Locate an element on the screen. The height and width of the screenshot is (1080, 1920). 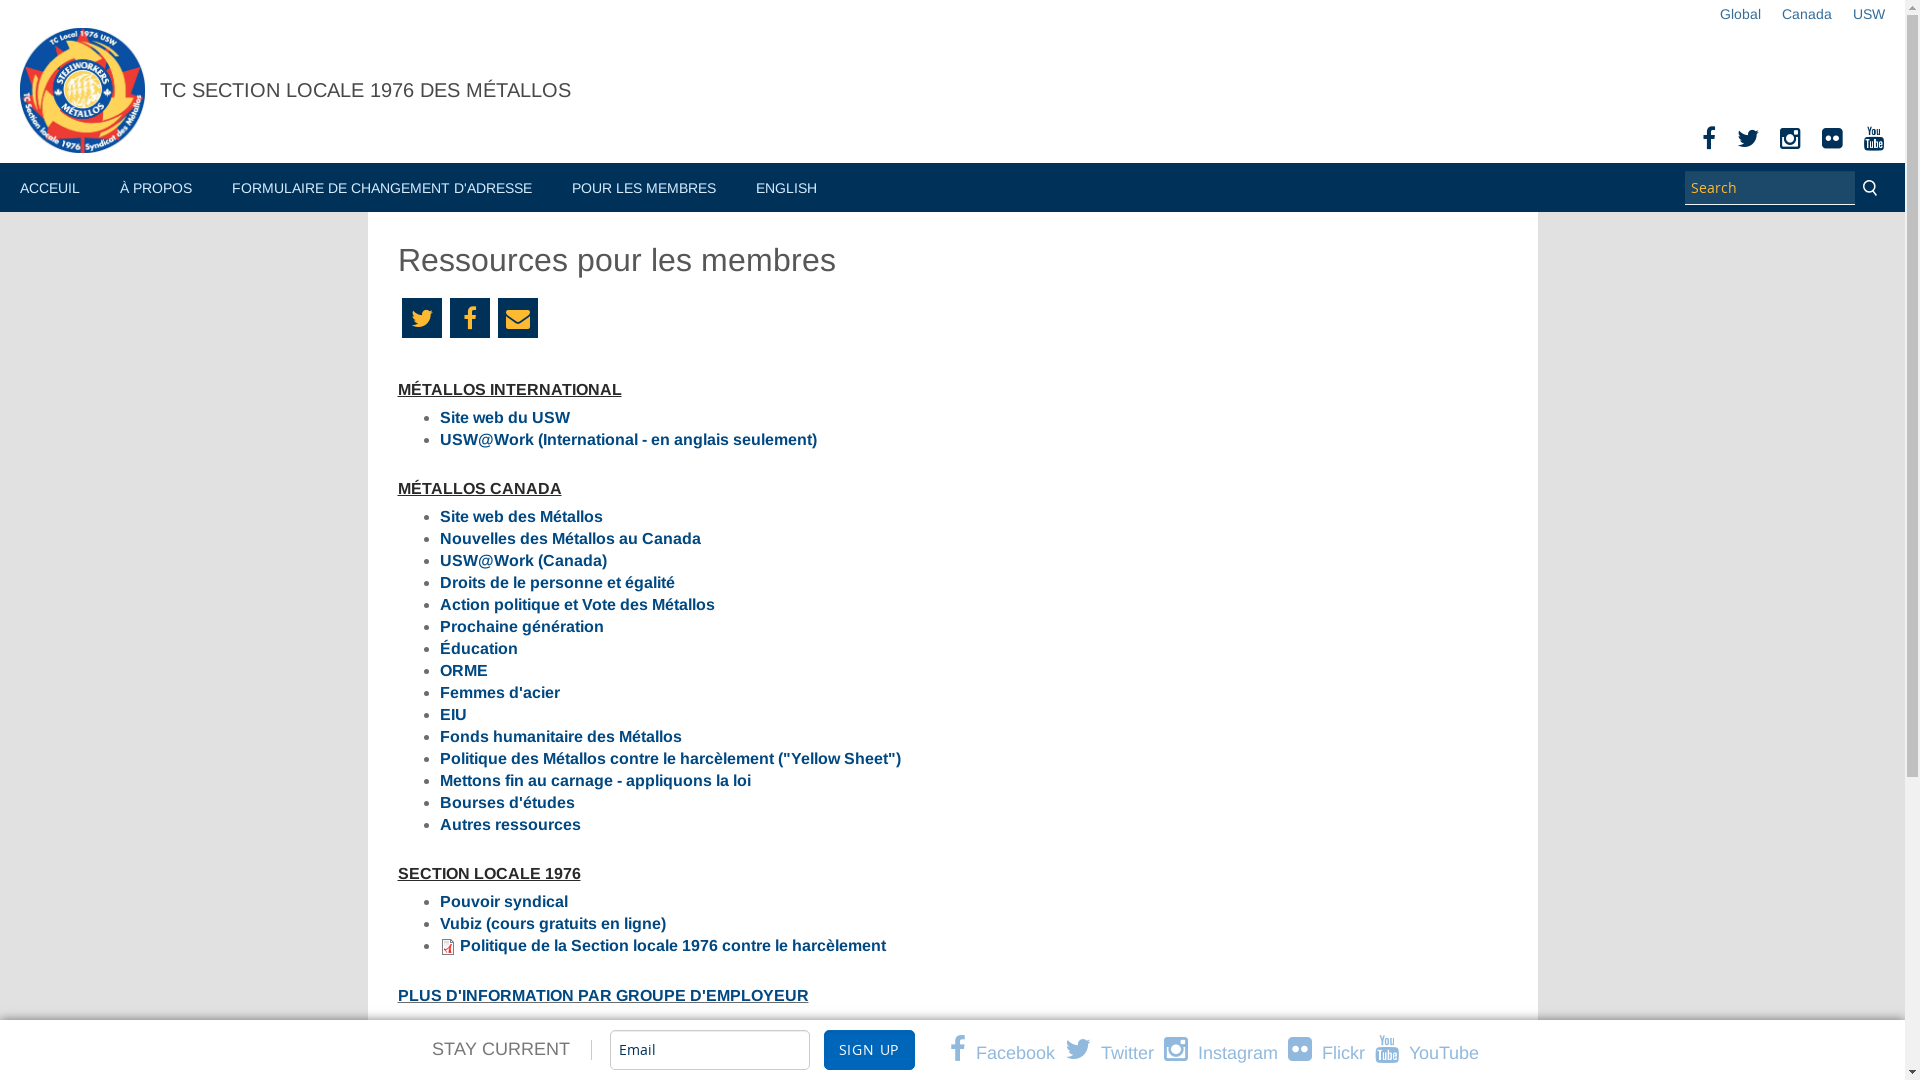
'Sign Up' is located at coordinates (869, 1048).